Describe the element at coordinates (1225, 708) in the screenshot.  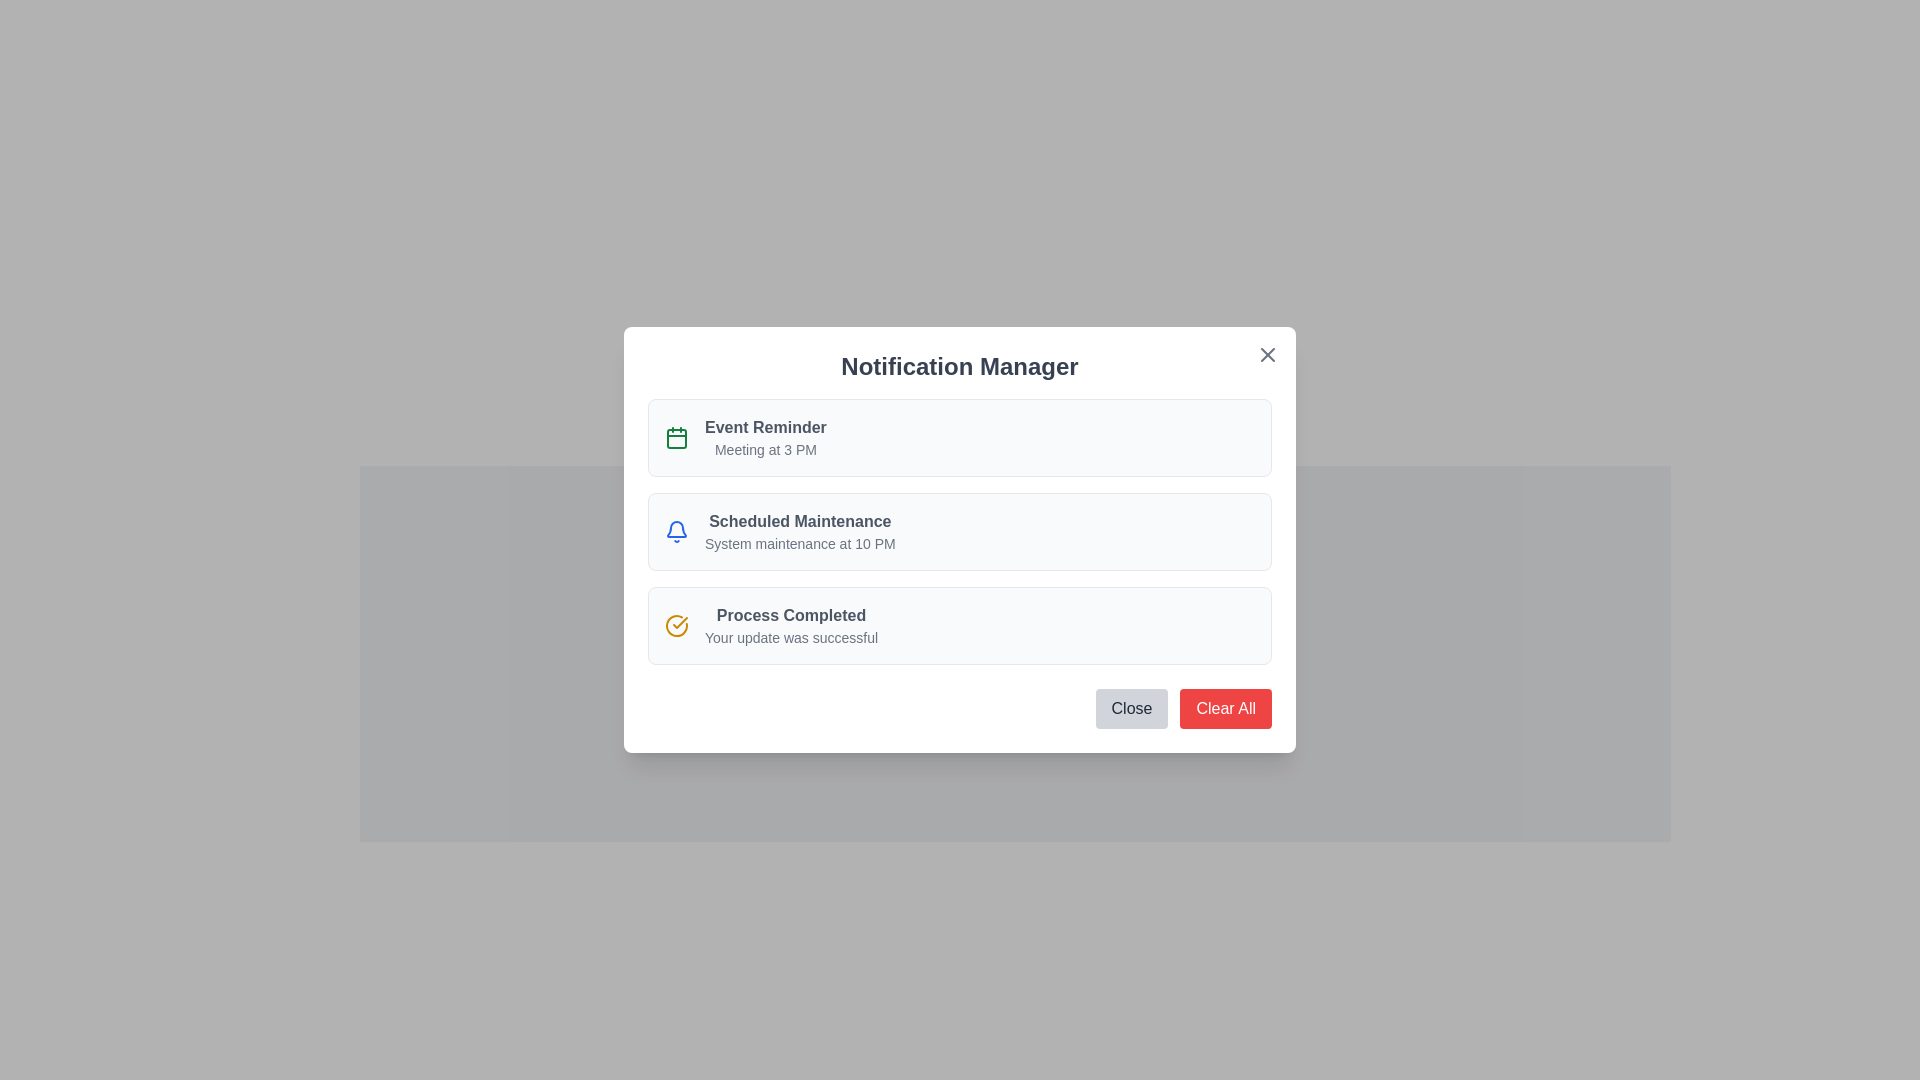
I see `the 'Clear All' button located at the bottom-right corner of the 'Notification Manager' modal` at that location.